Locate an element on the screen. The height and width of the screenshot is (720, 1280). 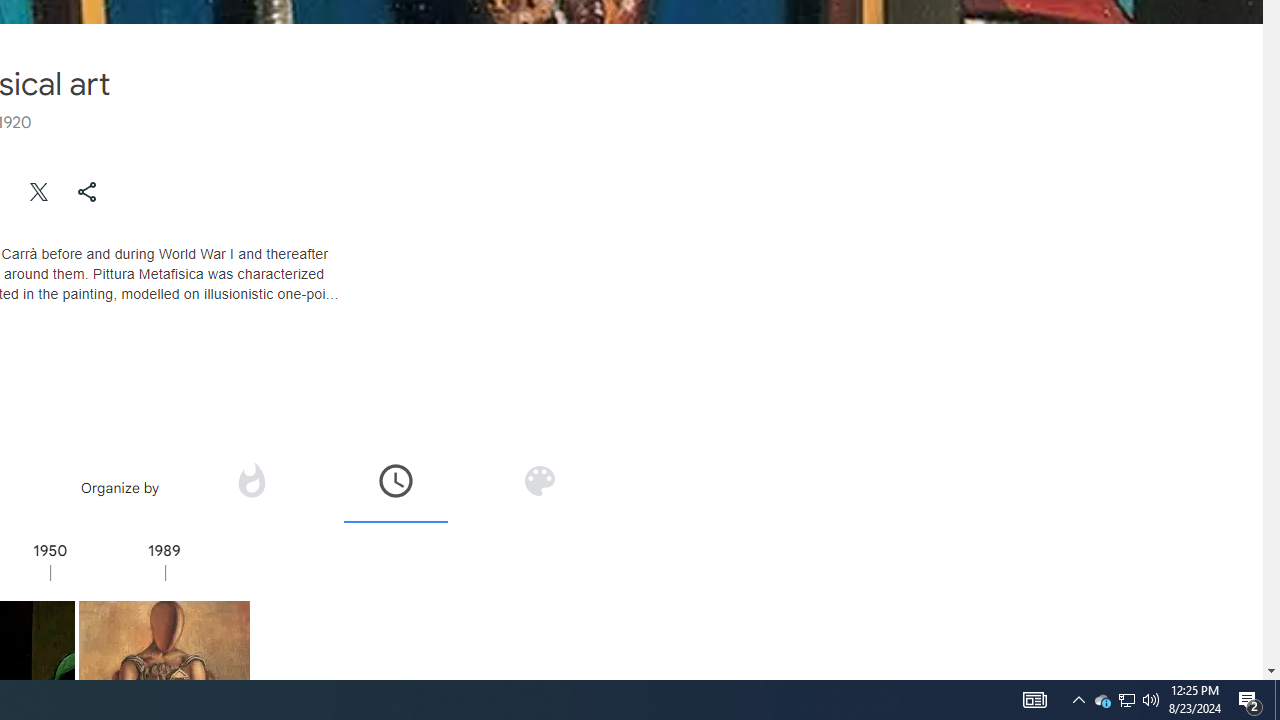
'Organize by popularity' is located at coordinates (250, 487).